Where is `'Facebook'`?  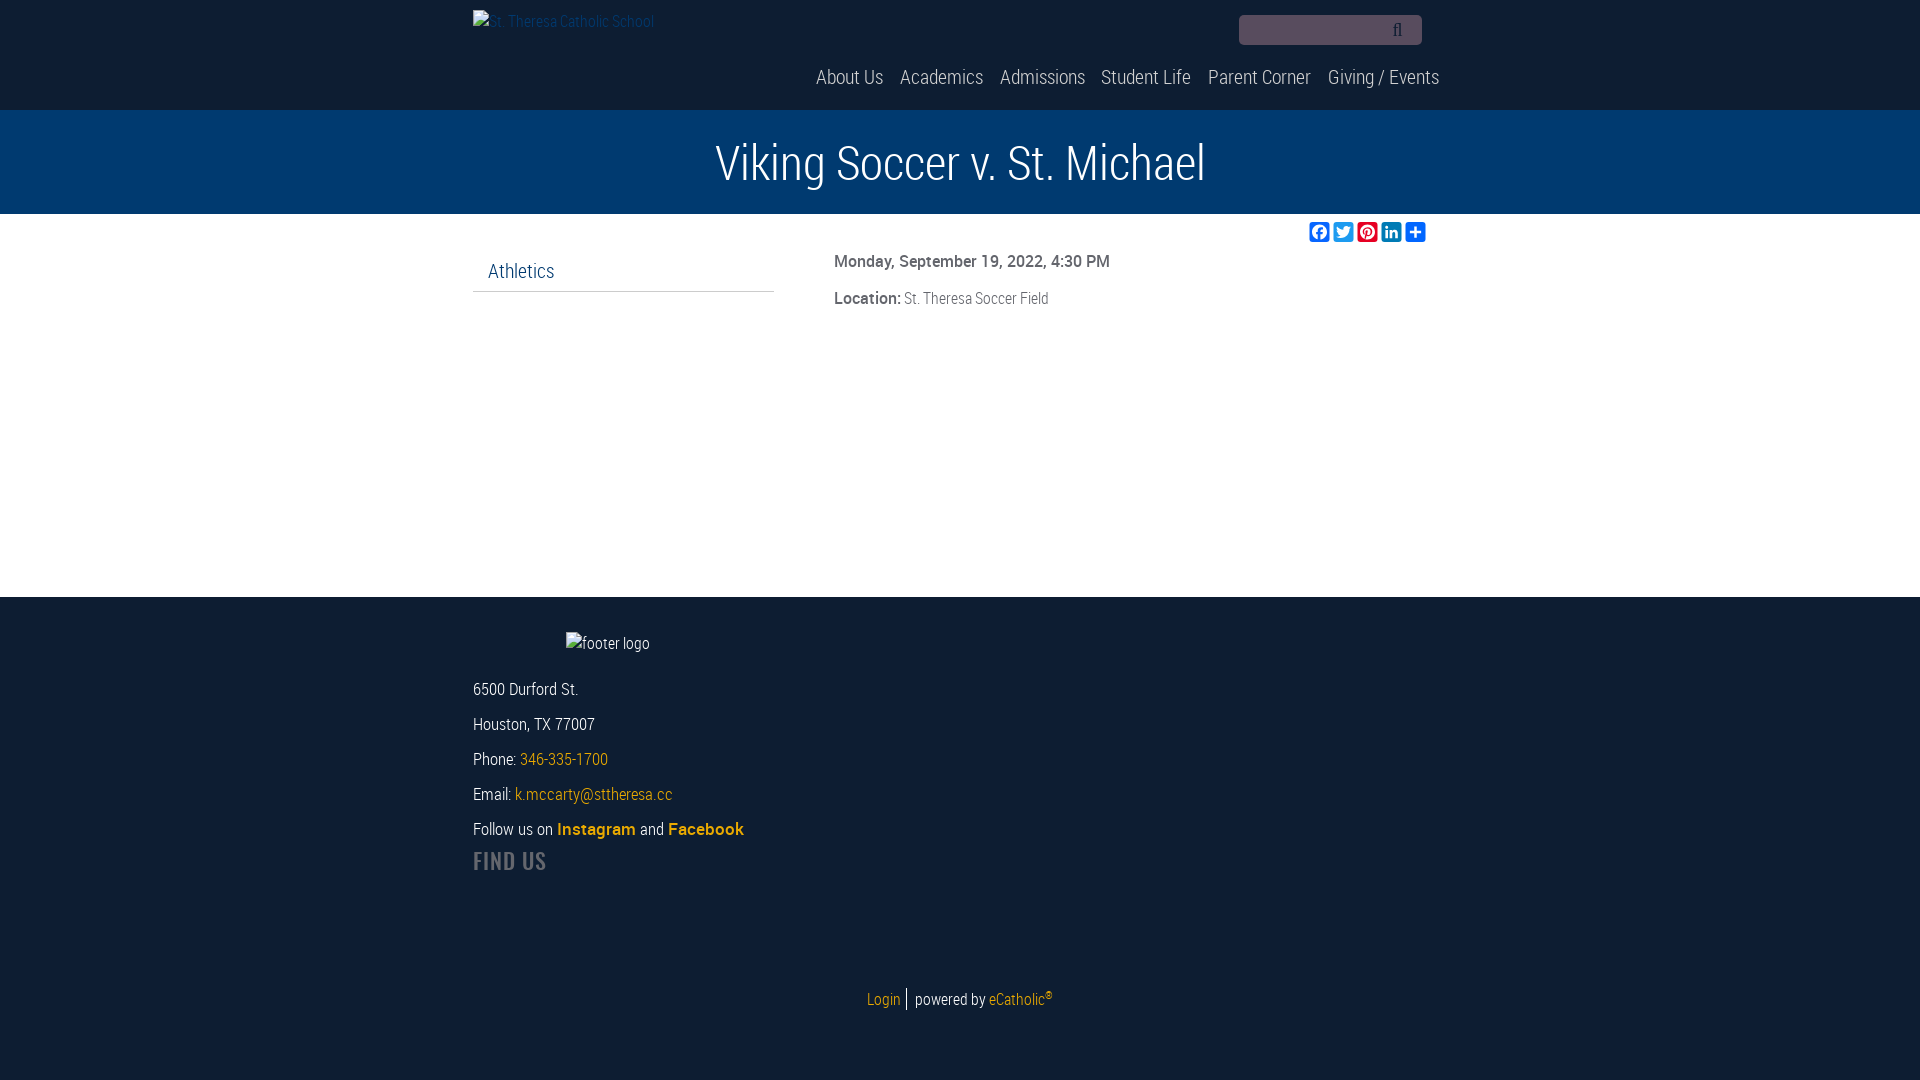
'Facebook' is located at coordinates (705, 828).